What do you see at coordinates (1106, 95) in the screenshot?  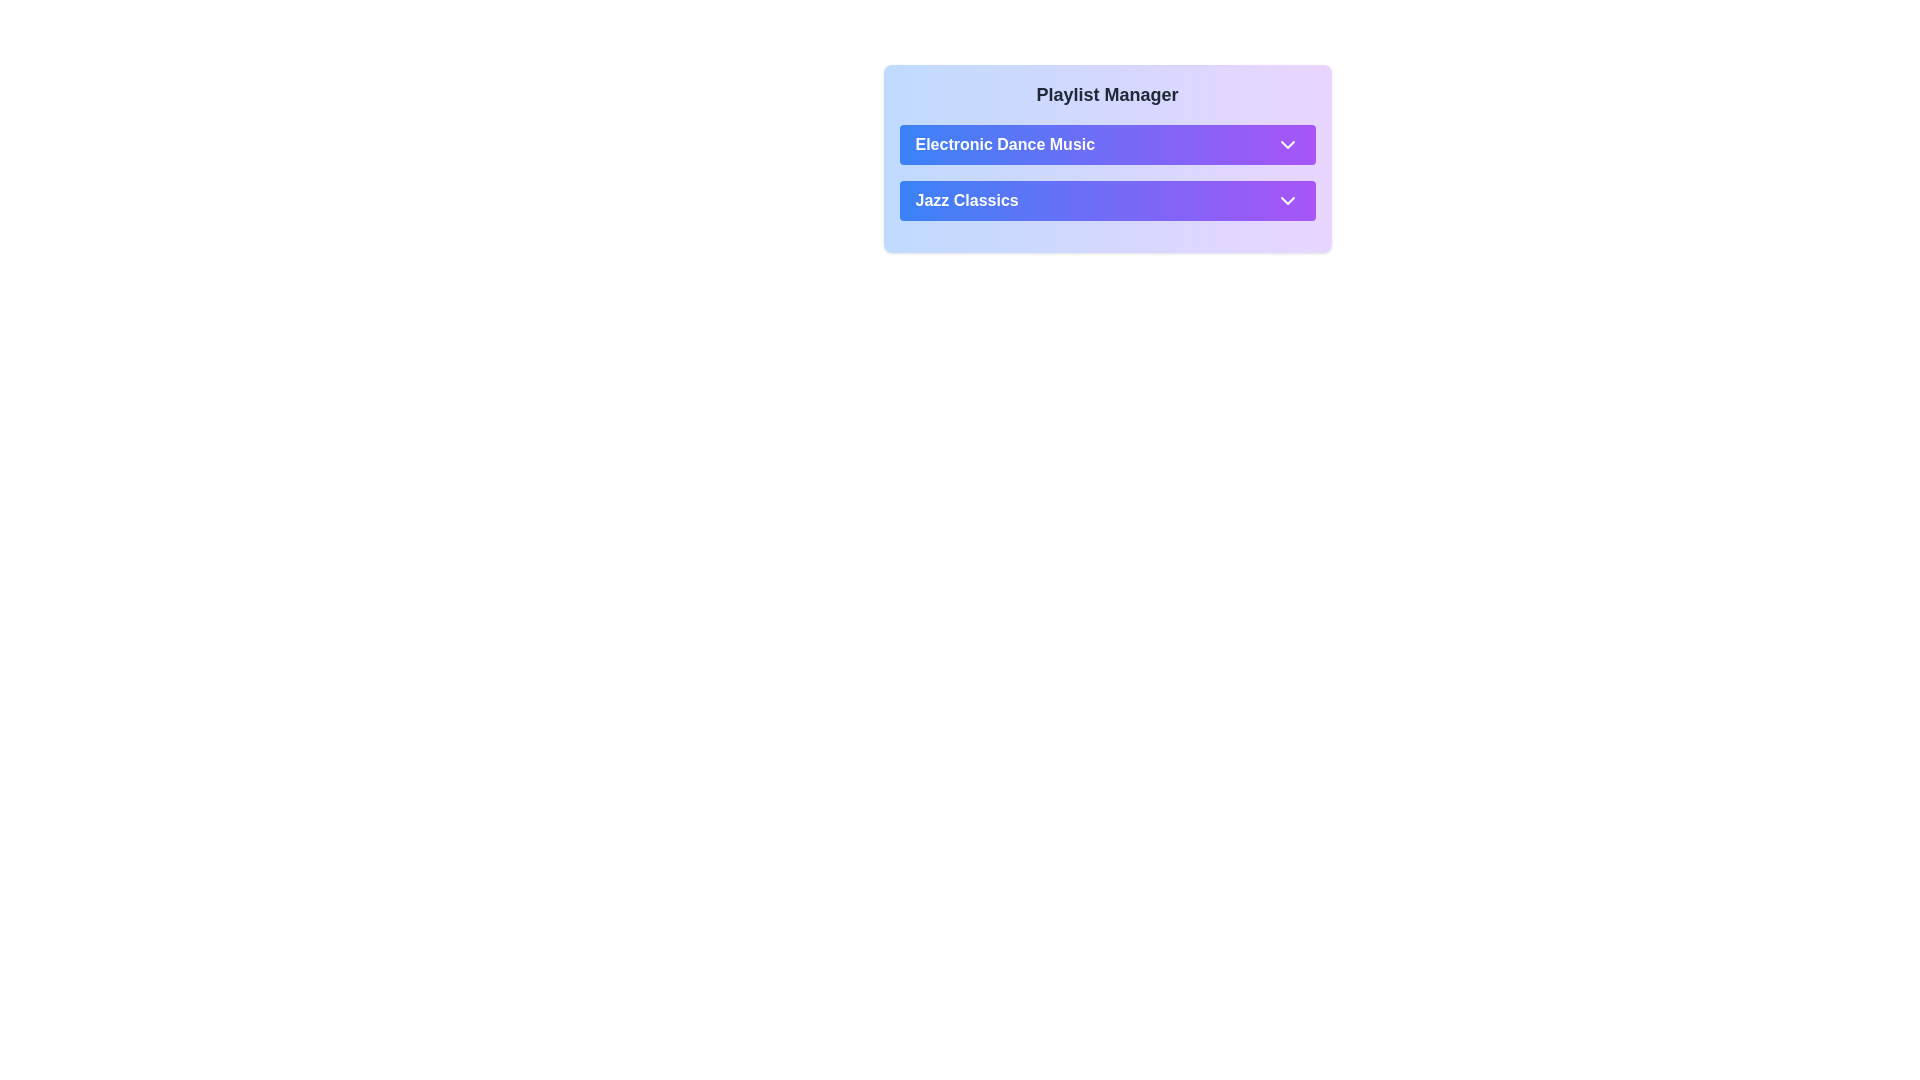 I see `the Text label that serves as the title or heading for the section, positioned centrally near the top and preceding other elements like 'Electronic Dance Music' and 'Jazz Classics'` at bounding box center [1106, 95].